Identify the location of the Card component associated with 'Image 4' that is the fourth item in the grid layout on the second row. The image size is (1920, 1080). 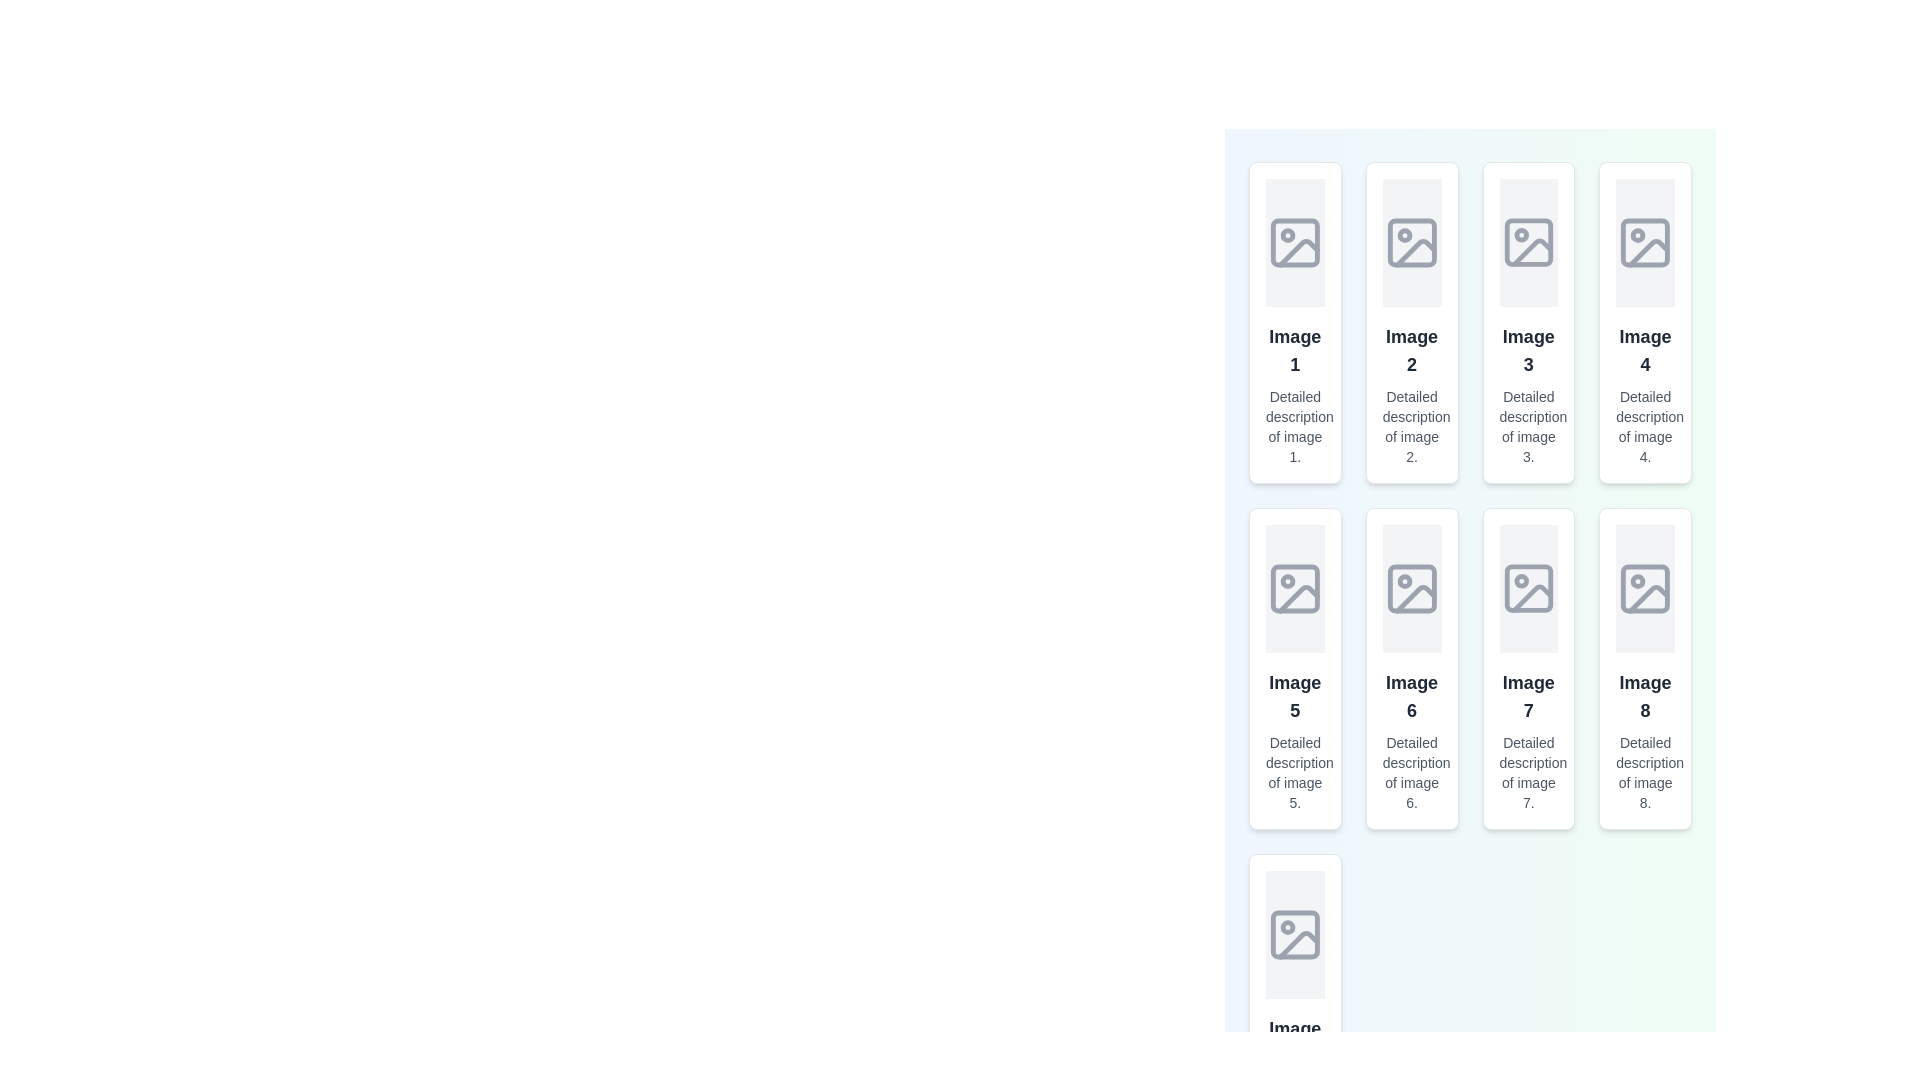
(1645, 322).